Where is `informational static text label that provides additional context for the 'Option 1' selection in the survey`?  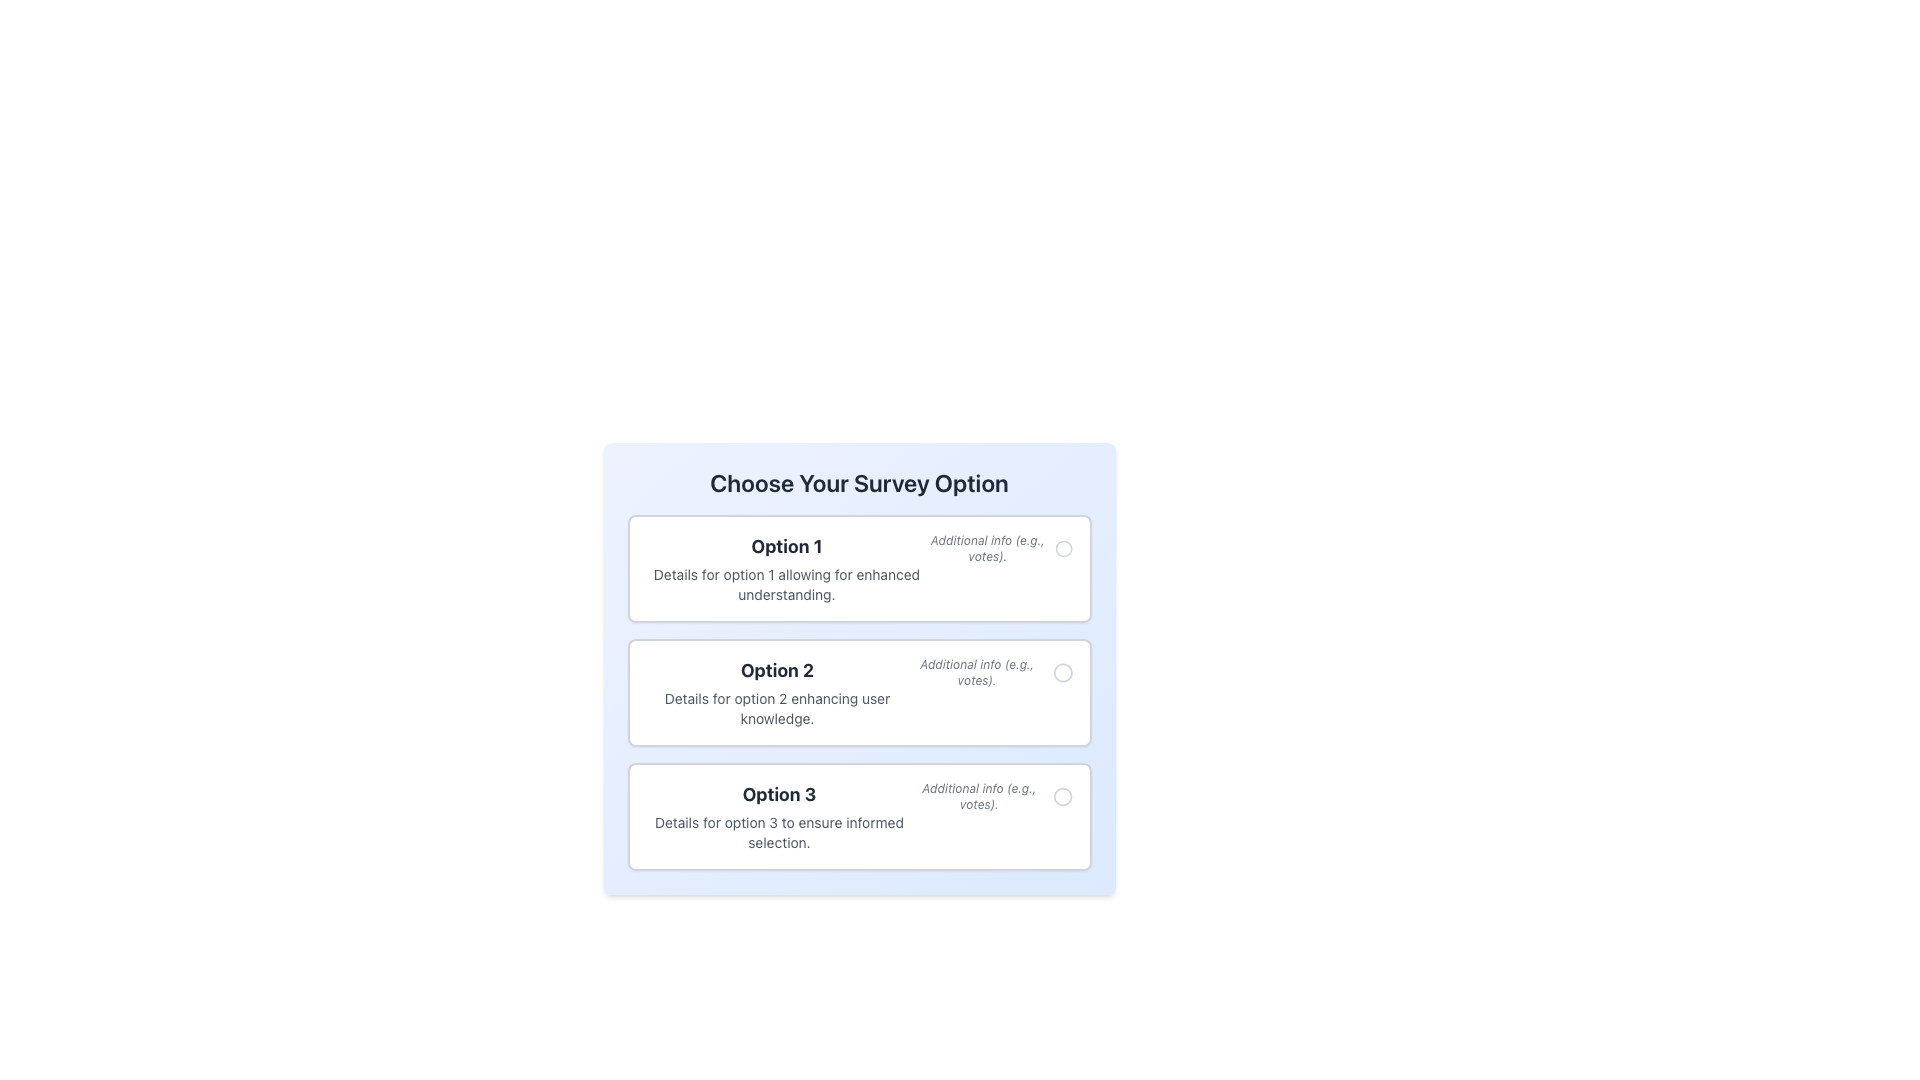 informational static text label that provides additional context for the 'Option 1' selection in the survey is located at coordinates (987, 548).